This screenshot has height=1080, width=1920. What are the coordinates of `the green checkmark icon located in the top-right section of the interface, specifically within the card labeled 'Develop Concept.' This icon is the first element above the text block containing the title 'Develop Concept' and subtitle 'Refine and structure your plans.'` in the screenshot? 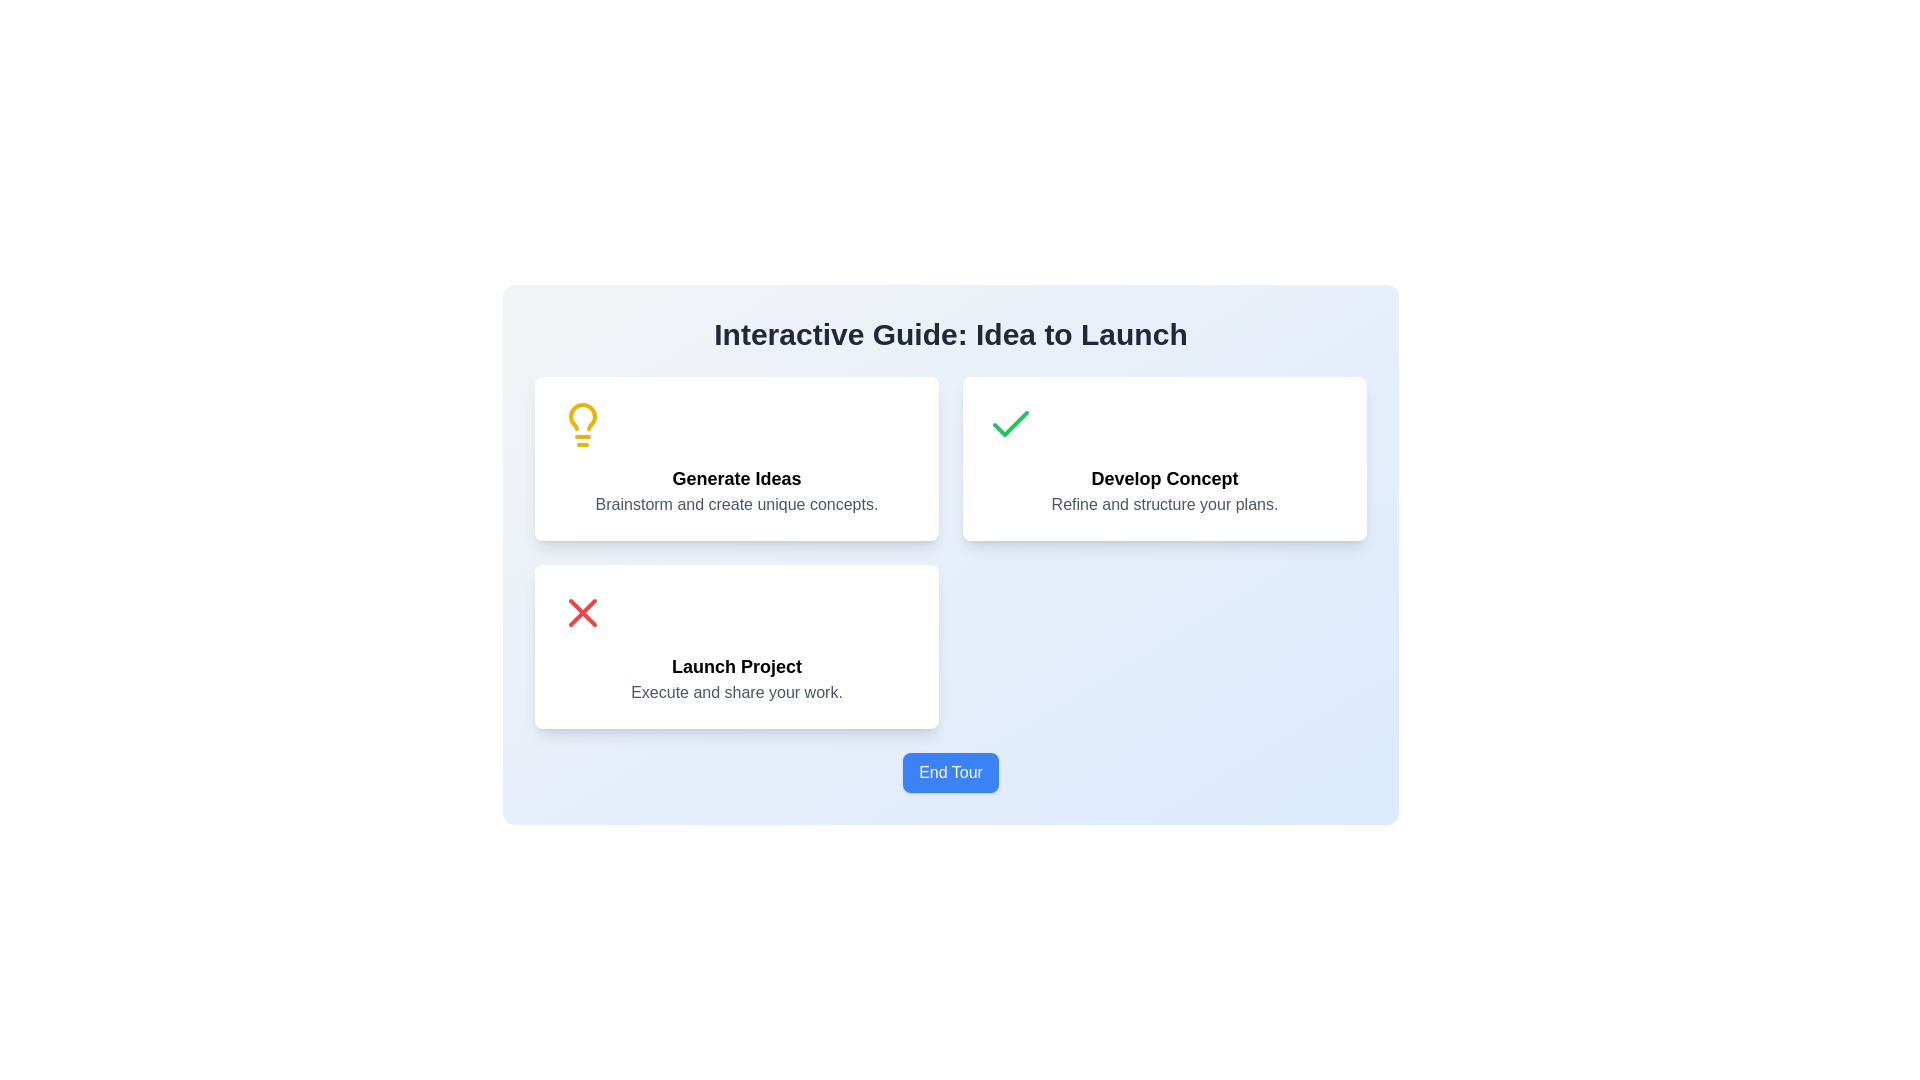 It's located at (1011, 423).